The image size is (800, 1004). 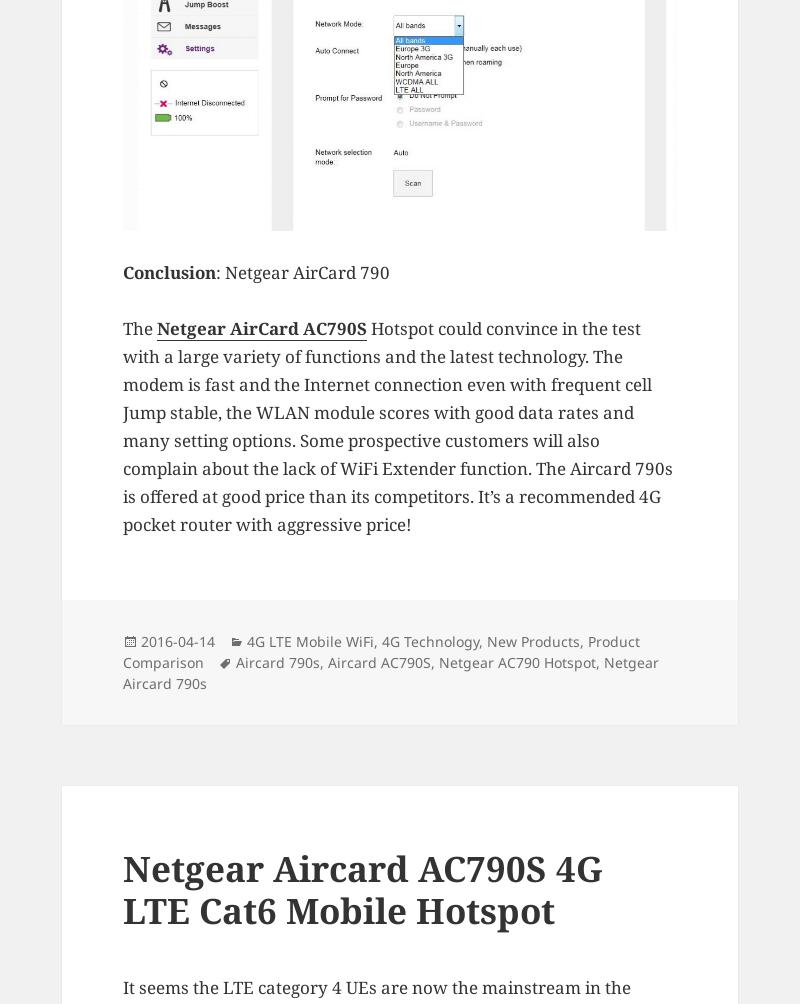 I want to click on '4G Technology', so click(x=430, y=639).